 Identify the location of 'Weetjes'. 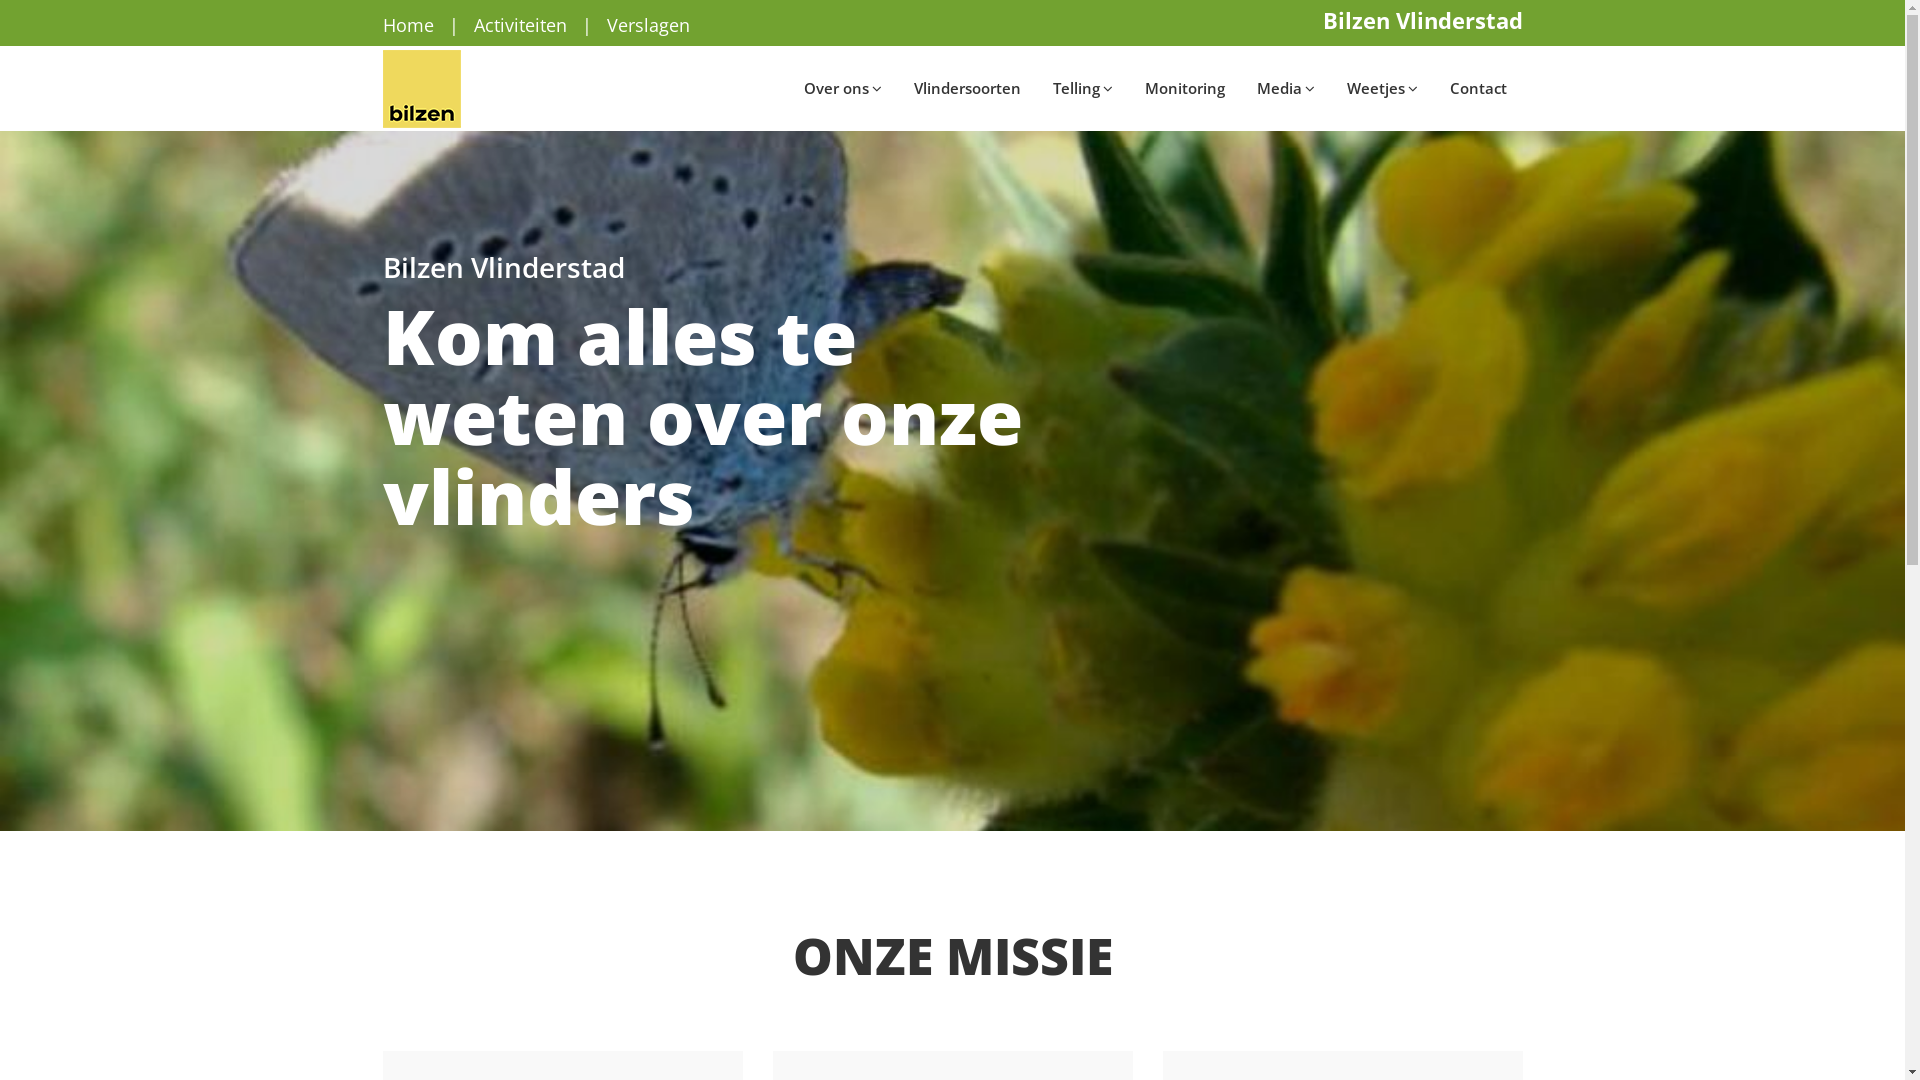
(1329, 87).